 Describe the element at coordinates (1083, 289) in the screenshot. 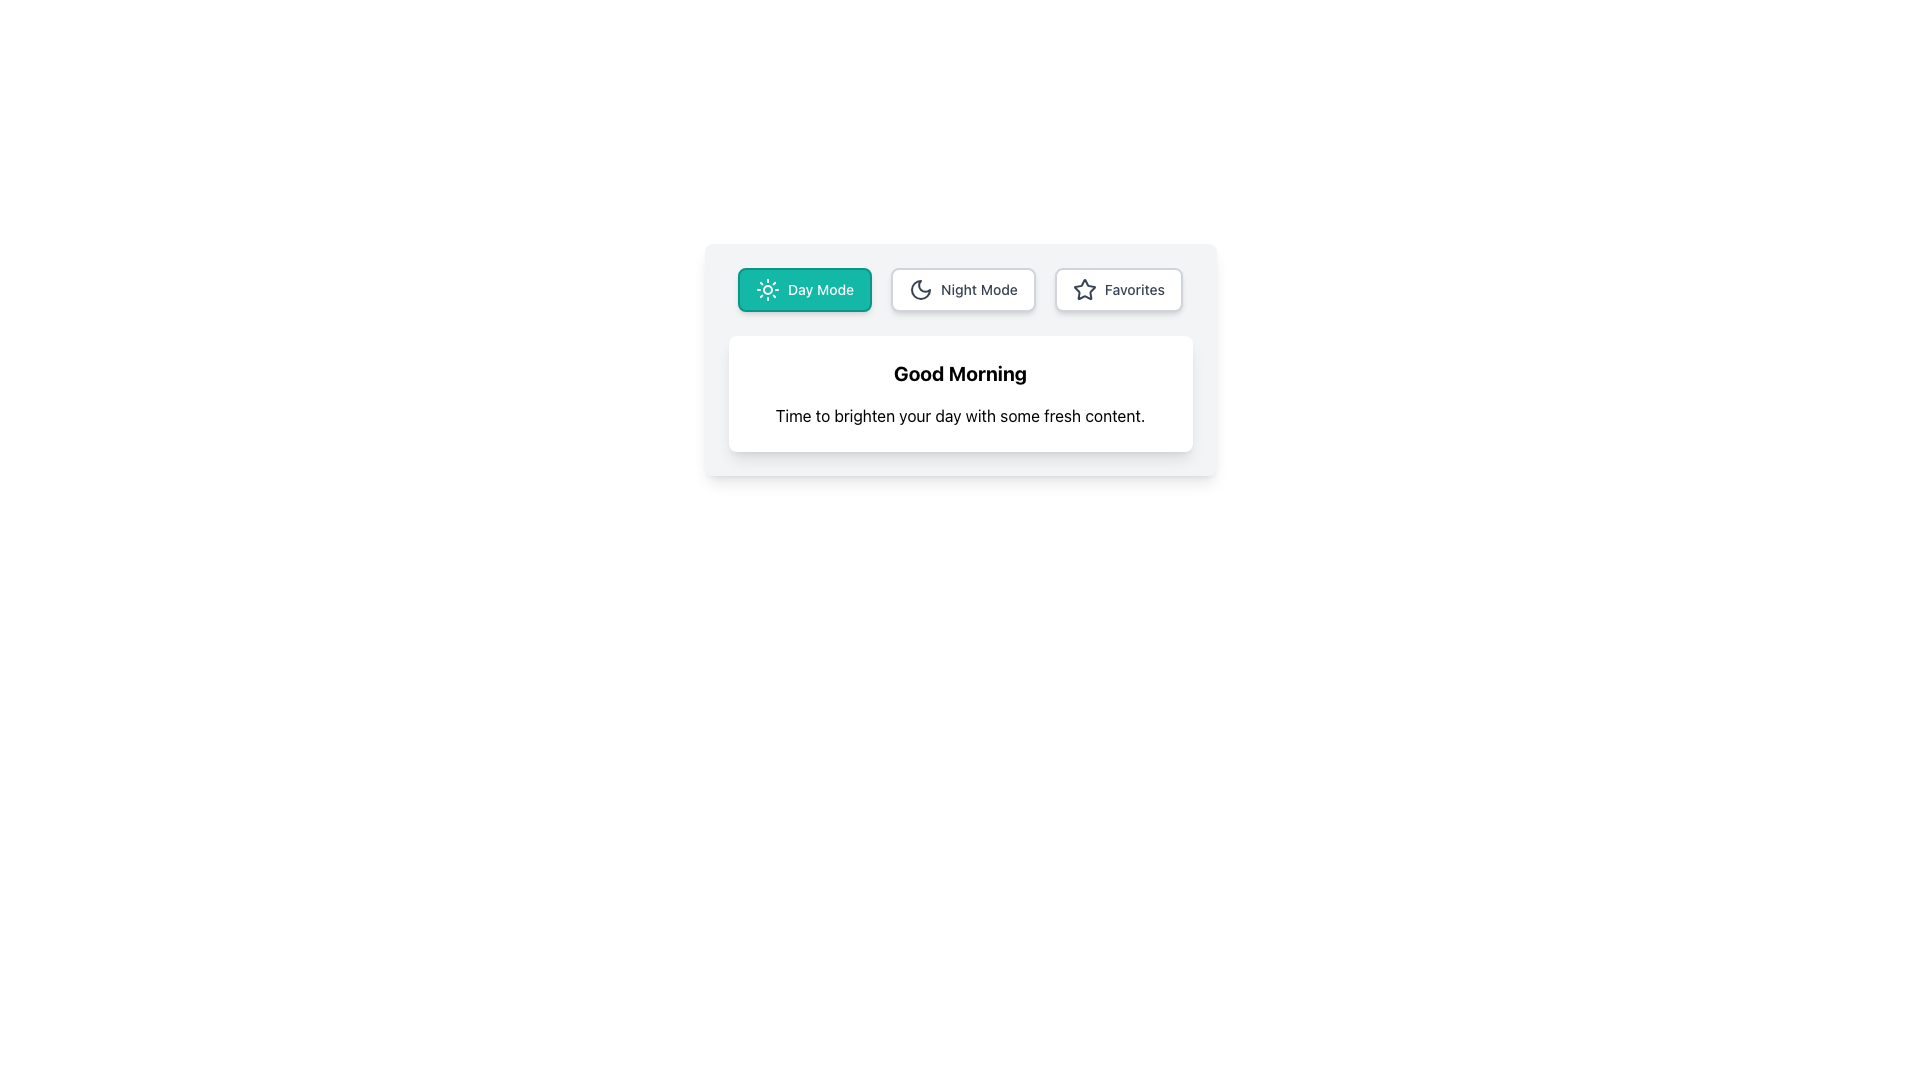

I see `the star-shaped icon within the 'Favorites' button, which is located in the top-right corner of a group of three buttons labeled 'Day Mode', 'Night Mode', and 'Favorites'` at that location.